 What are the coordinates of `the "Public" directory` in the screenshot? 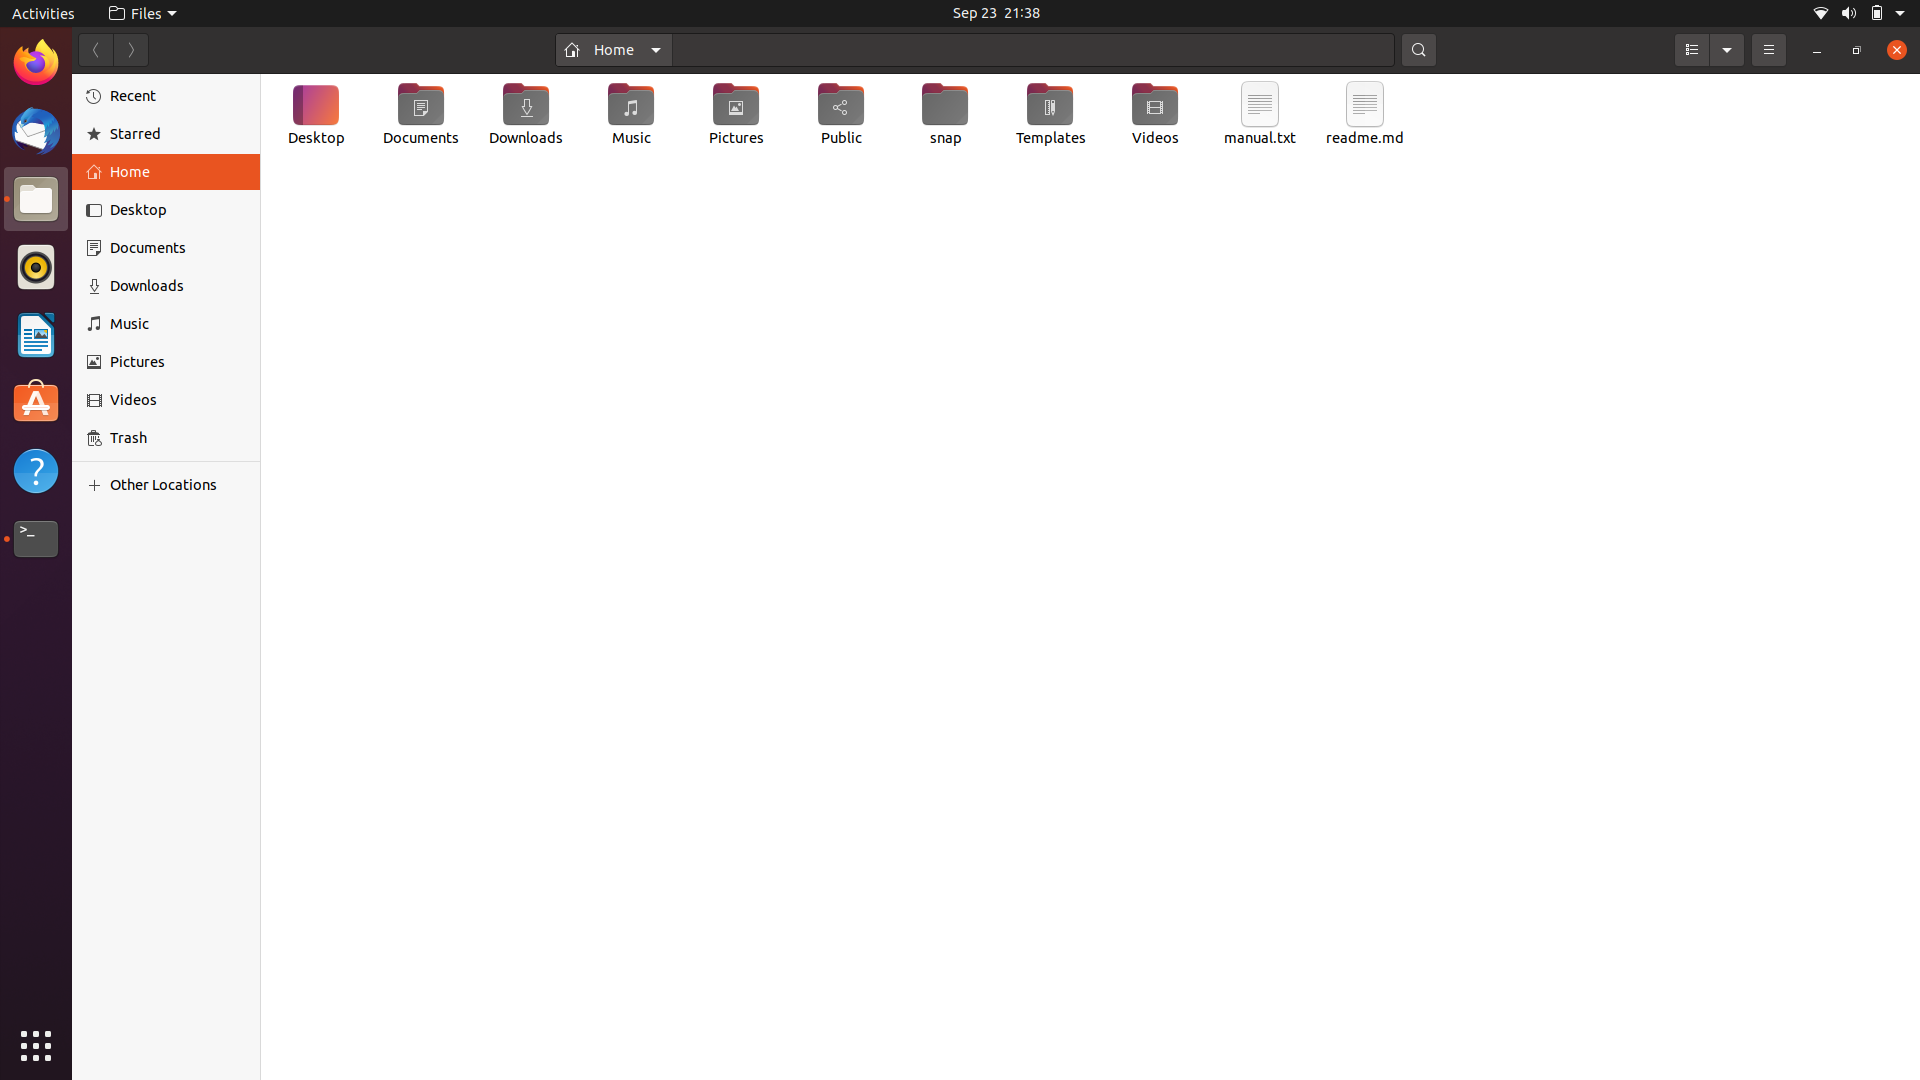 It's located at (843, 115).